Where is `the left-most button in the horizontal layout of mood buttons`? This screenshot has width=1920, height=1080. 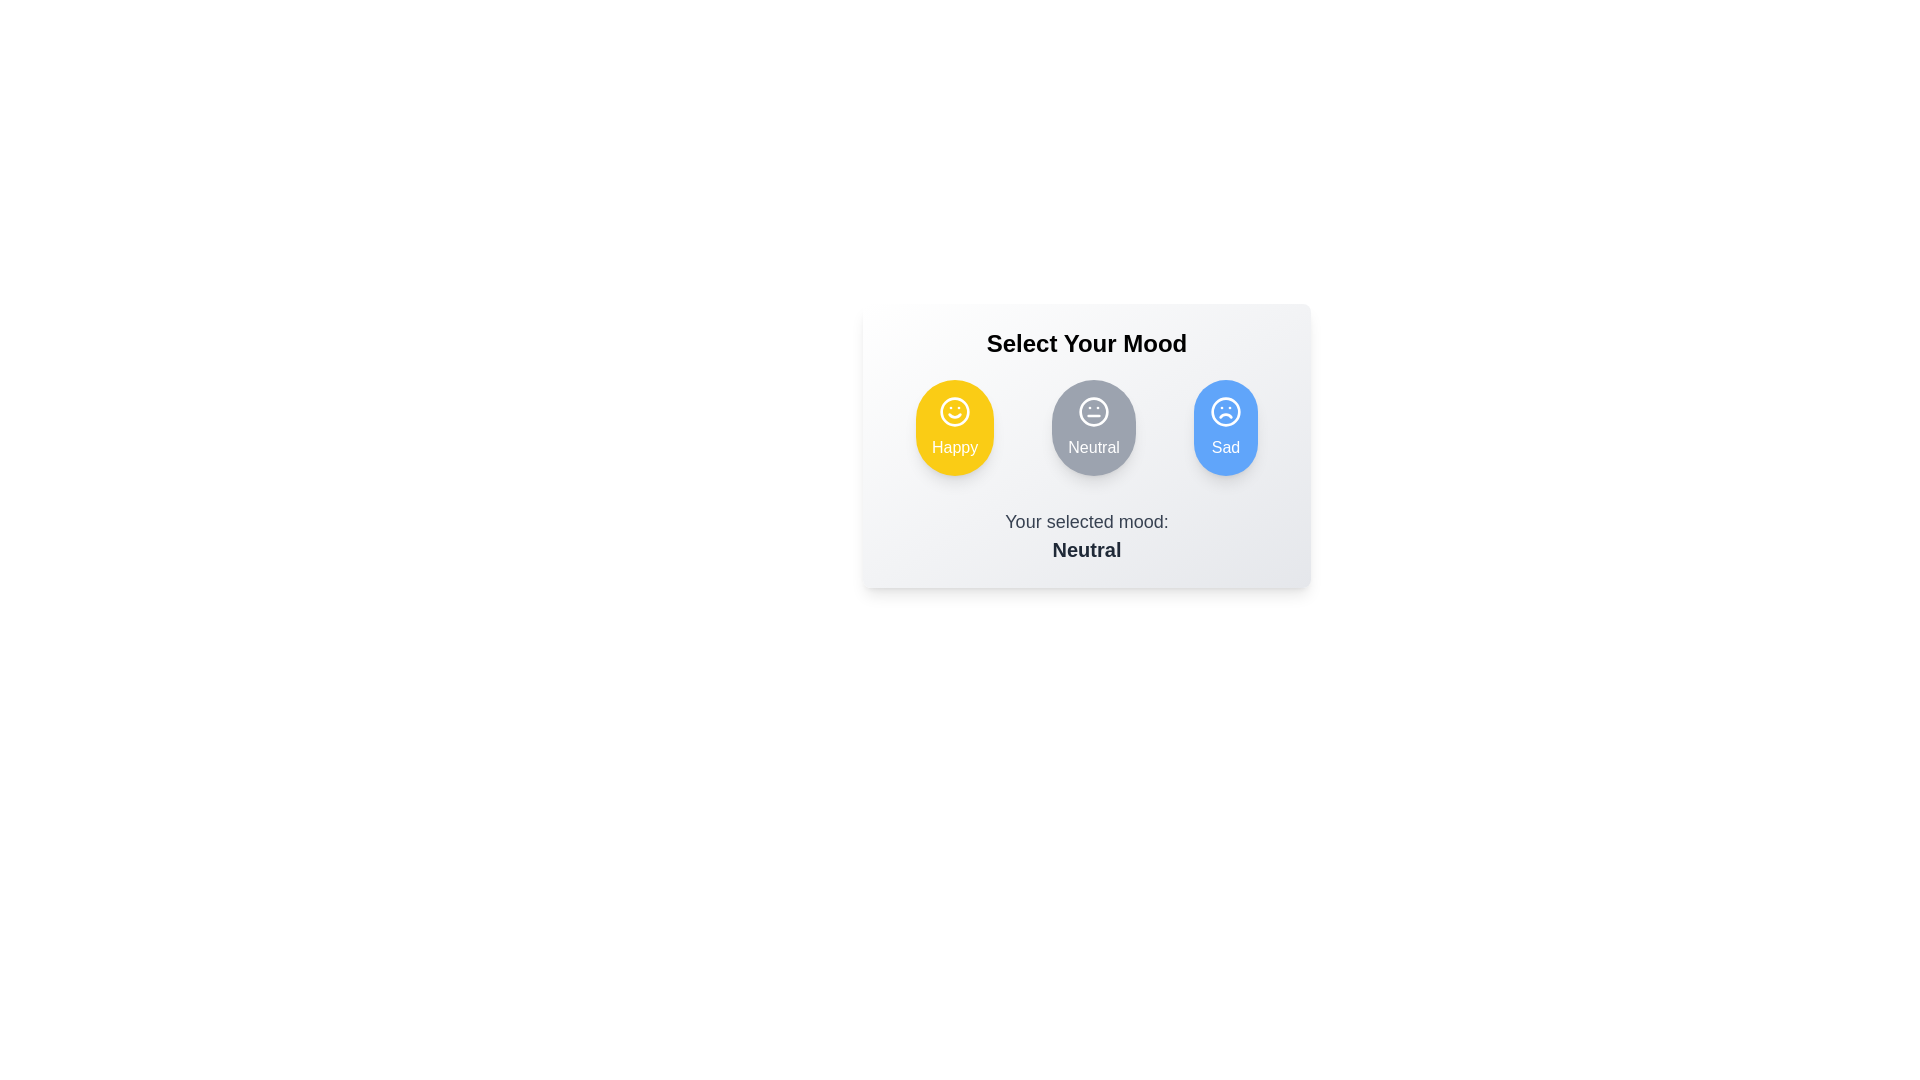 the left-most button in the horizontal layout of mood buttons is located at coordinates (954, 427).